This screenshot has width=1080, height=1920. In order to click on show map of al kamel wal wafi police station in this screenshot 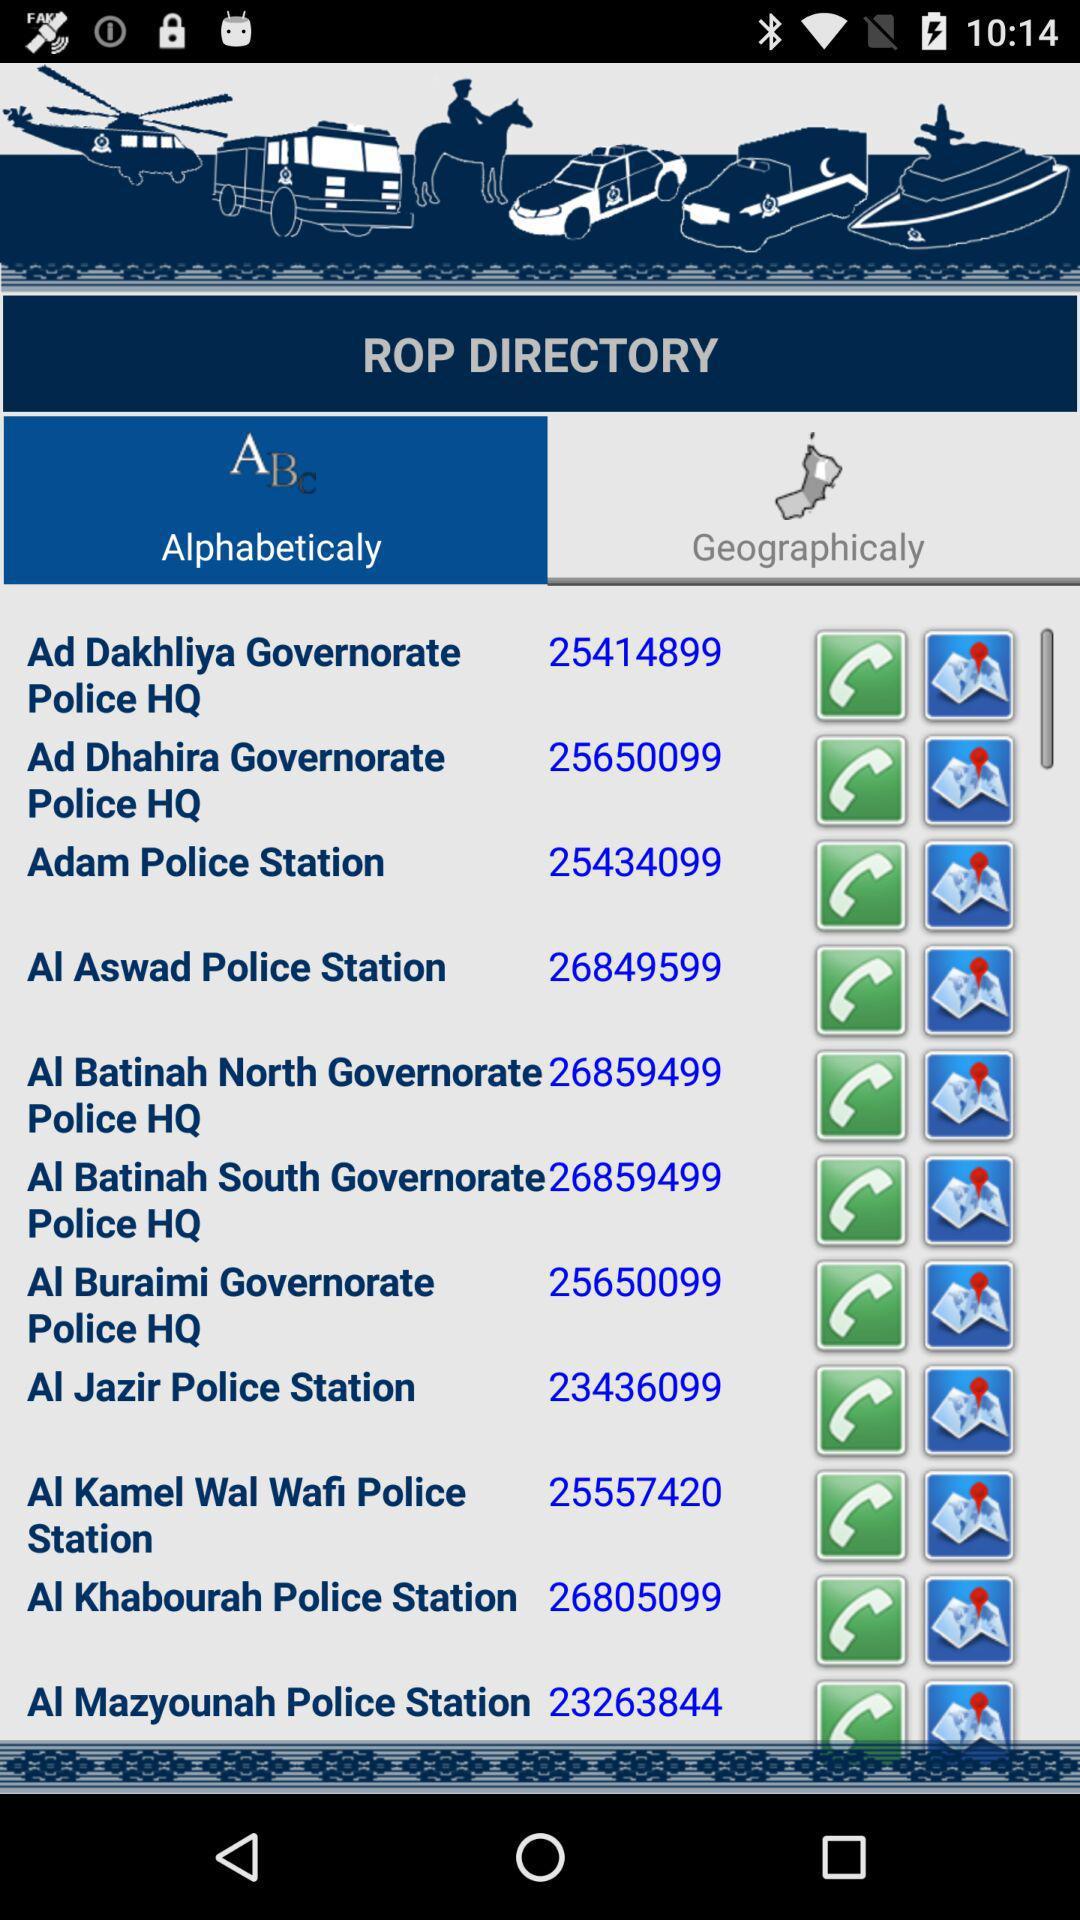, I will do `click(967, 1516)`.